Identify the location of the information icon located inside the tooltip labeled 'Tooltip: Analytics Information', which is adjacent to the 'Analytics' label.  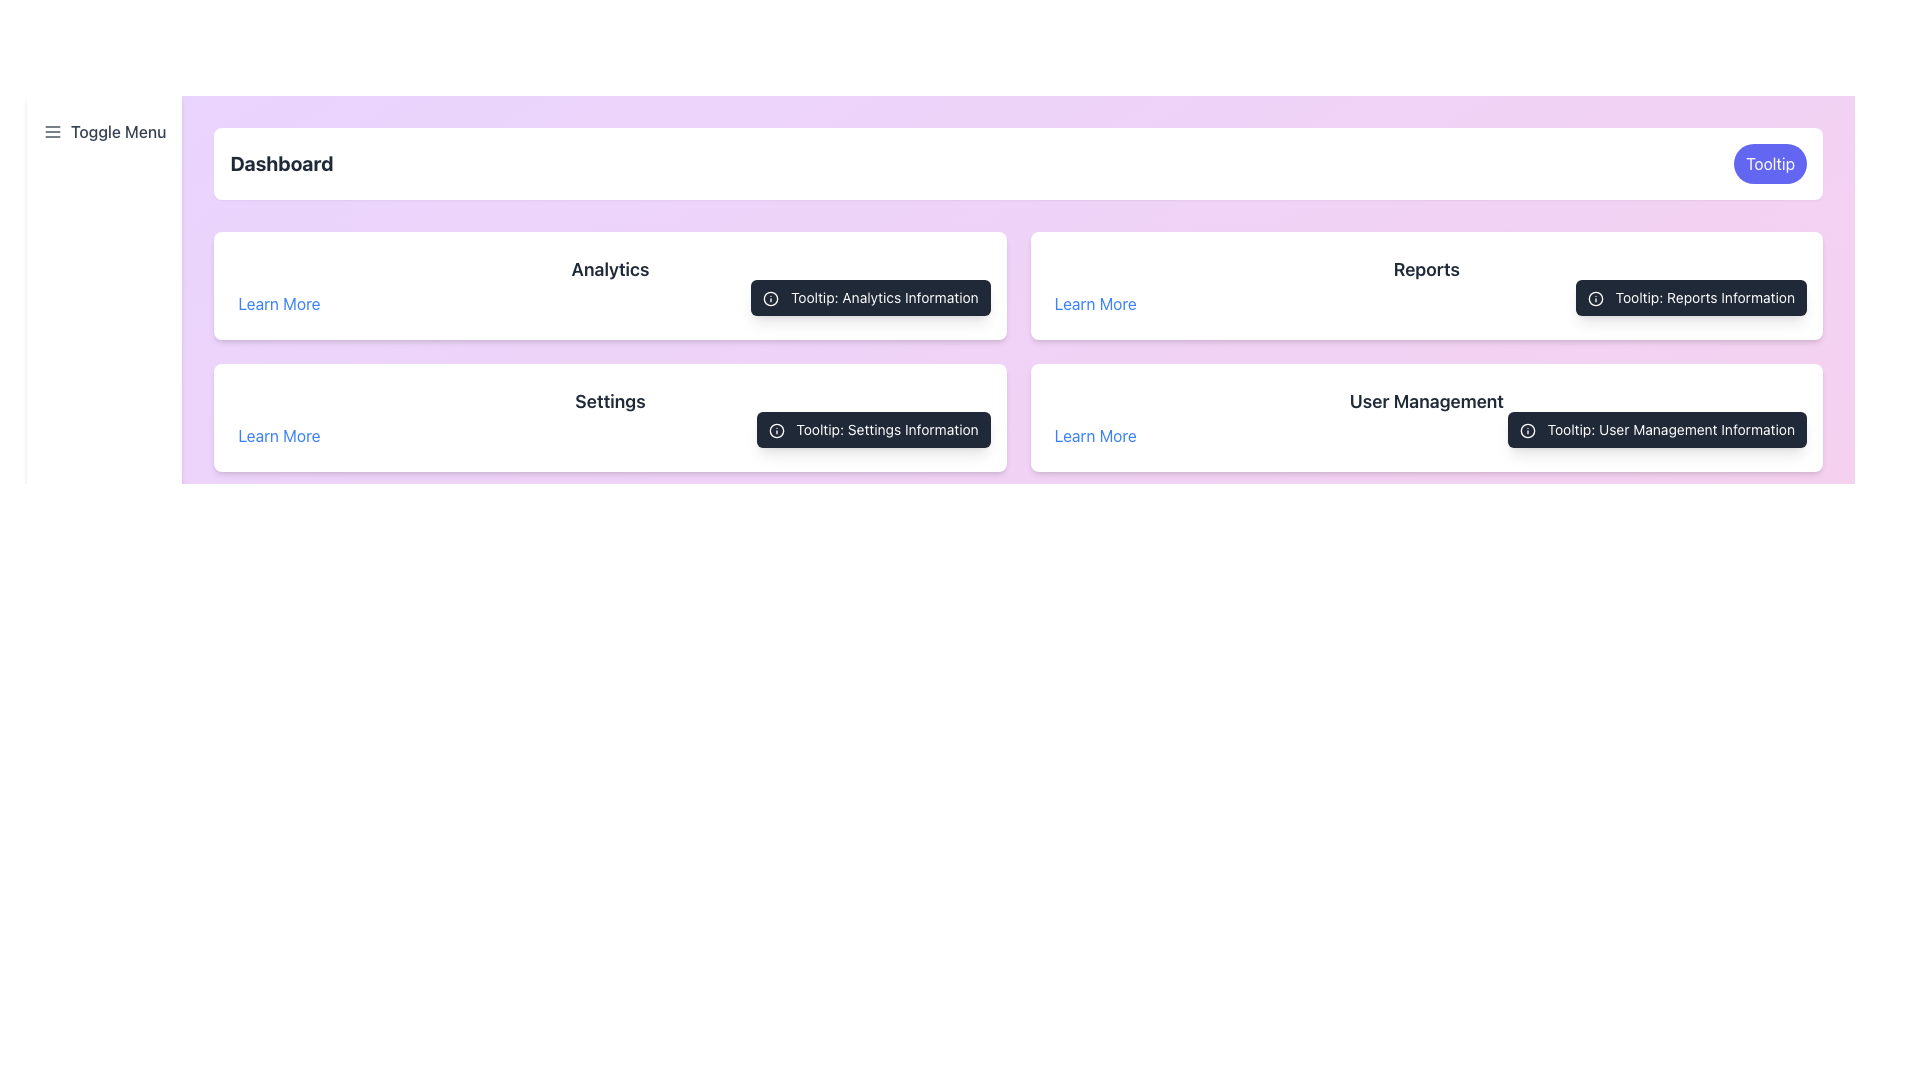
(770, 299).